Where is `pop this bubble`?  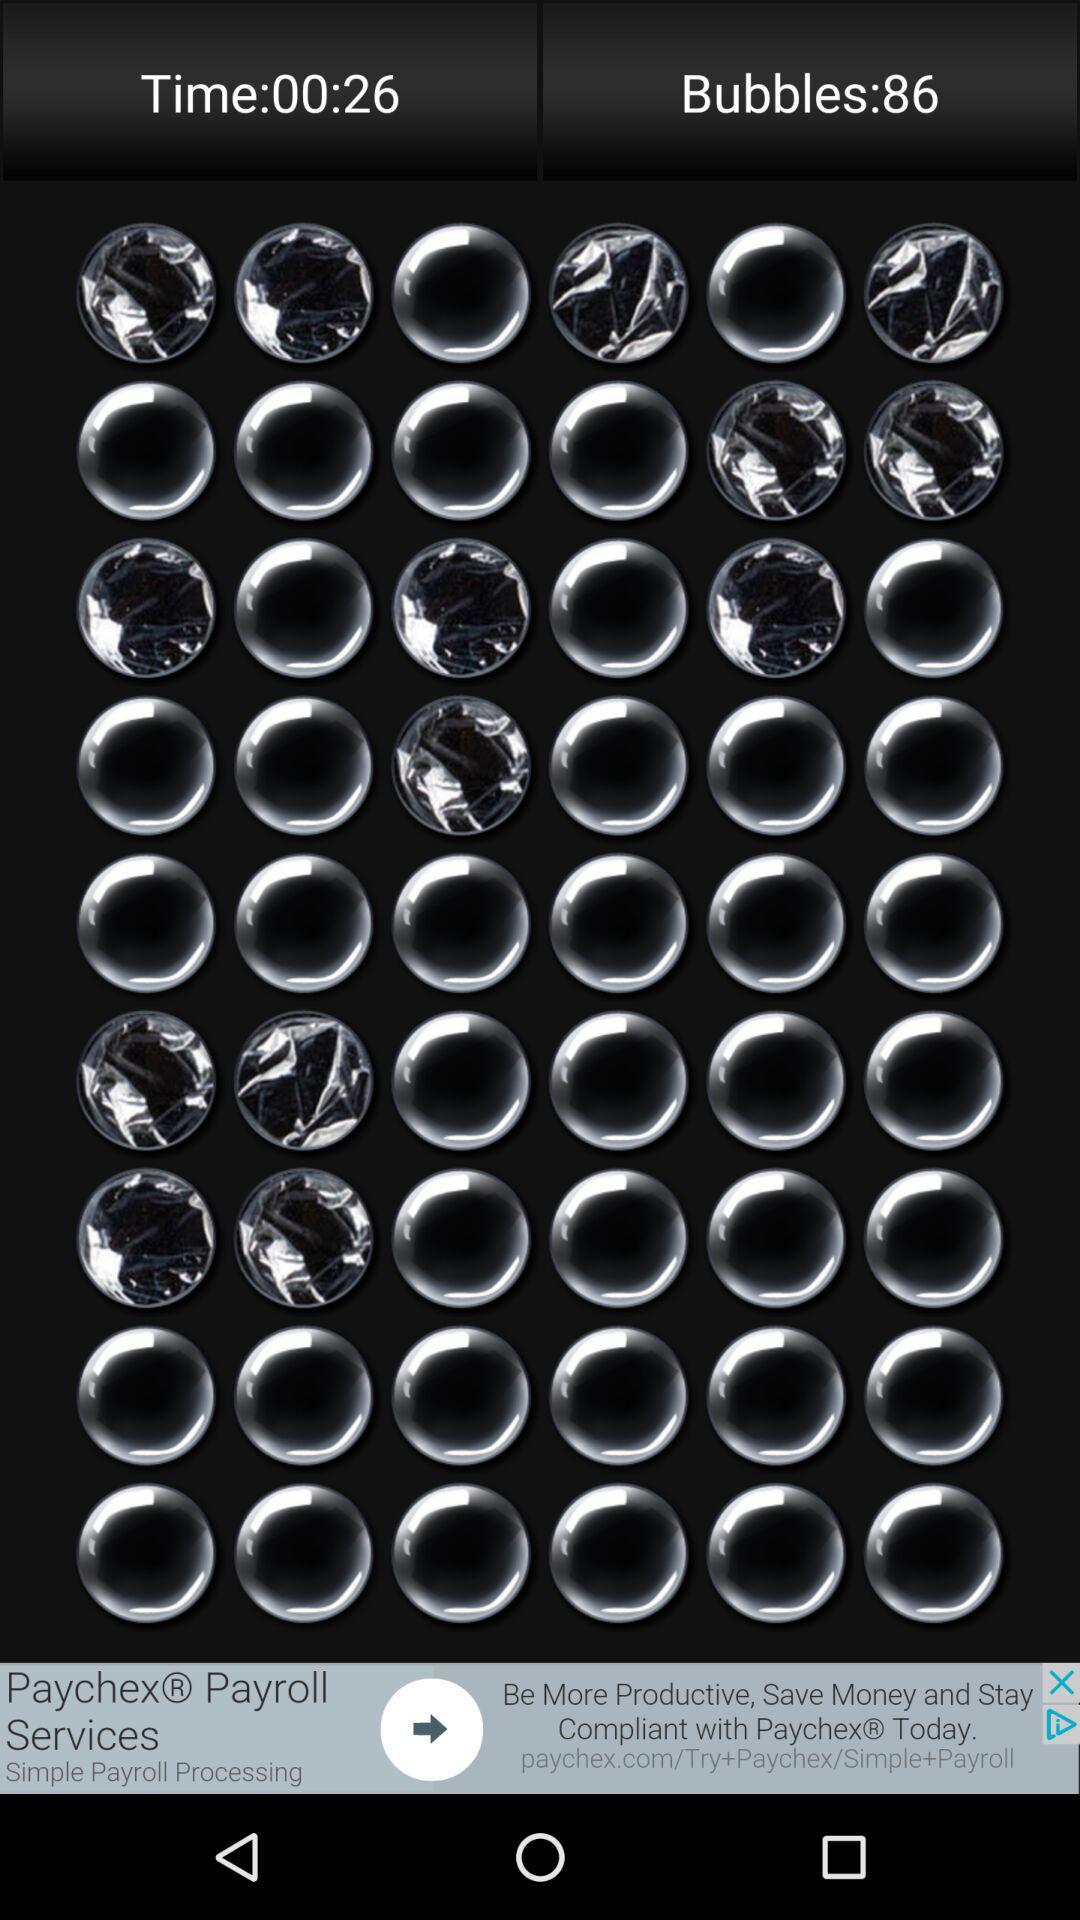
pop this bubble is located at coordinates (303, 1237).